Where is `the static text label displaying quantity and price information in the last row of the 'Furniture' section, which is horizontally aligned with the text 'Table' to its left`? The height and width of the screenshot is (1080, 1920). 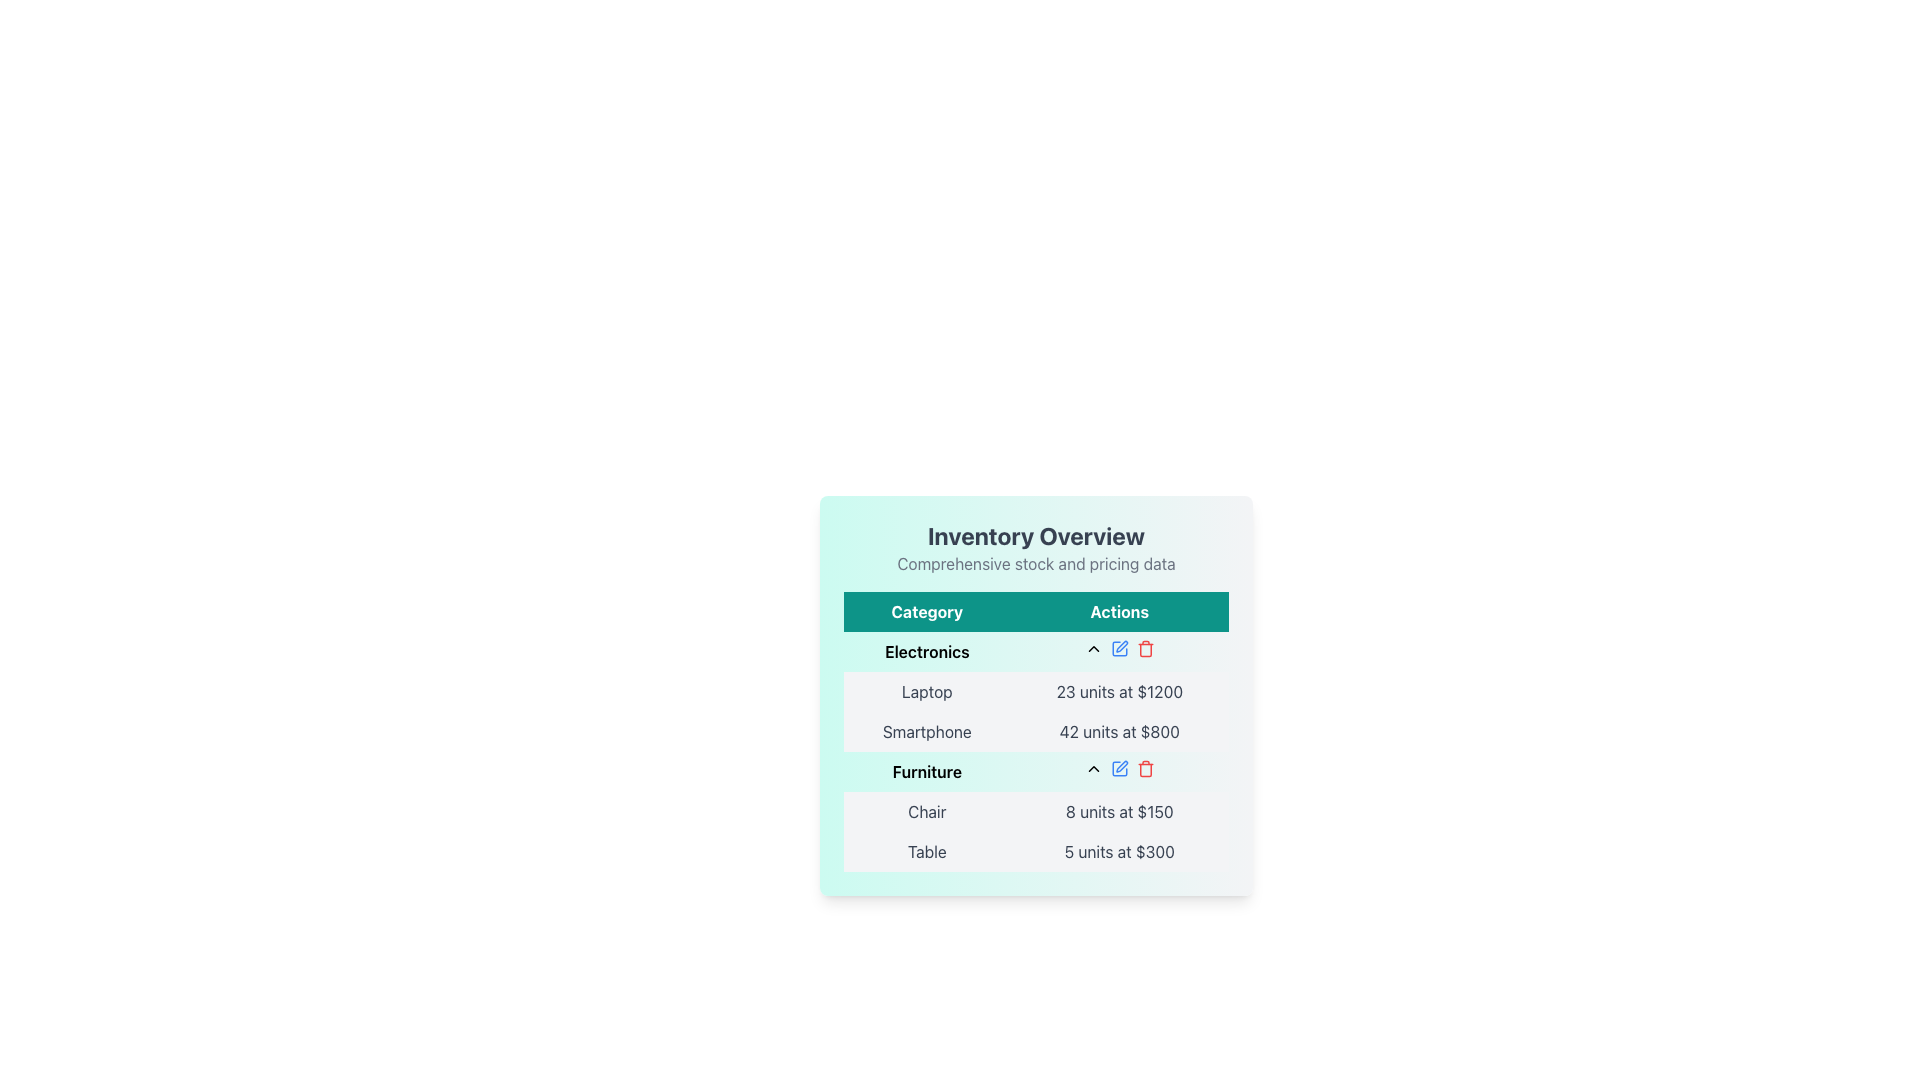
the static text label displaying quantity and price information in the last row of the 'Furniture' section, which is horizontally aligned with the text 'Table' to its left is located at coordinates (1118, 852).